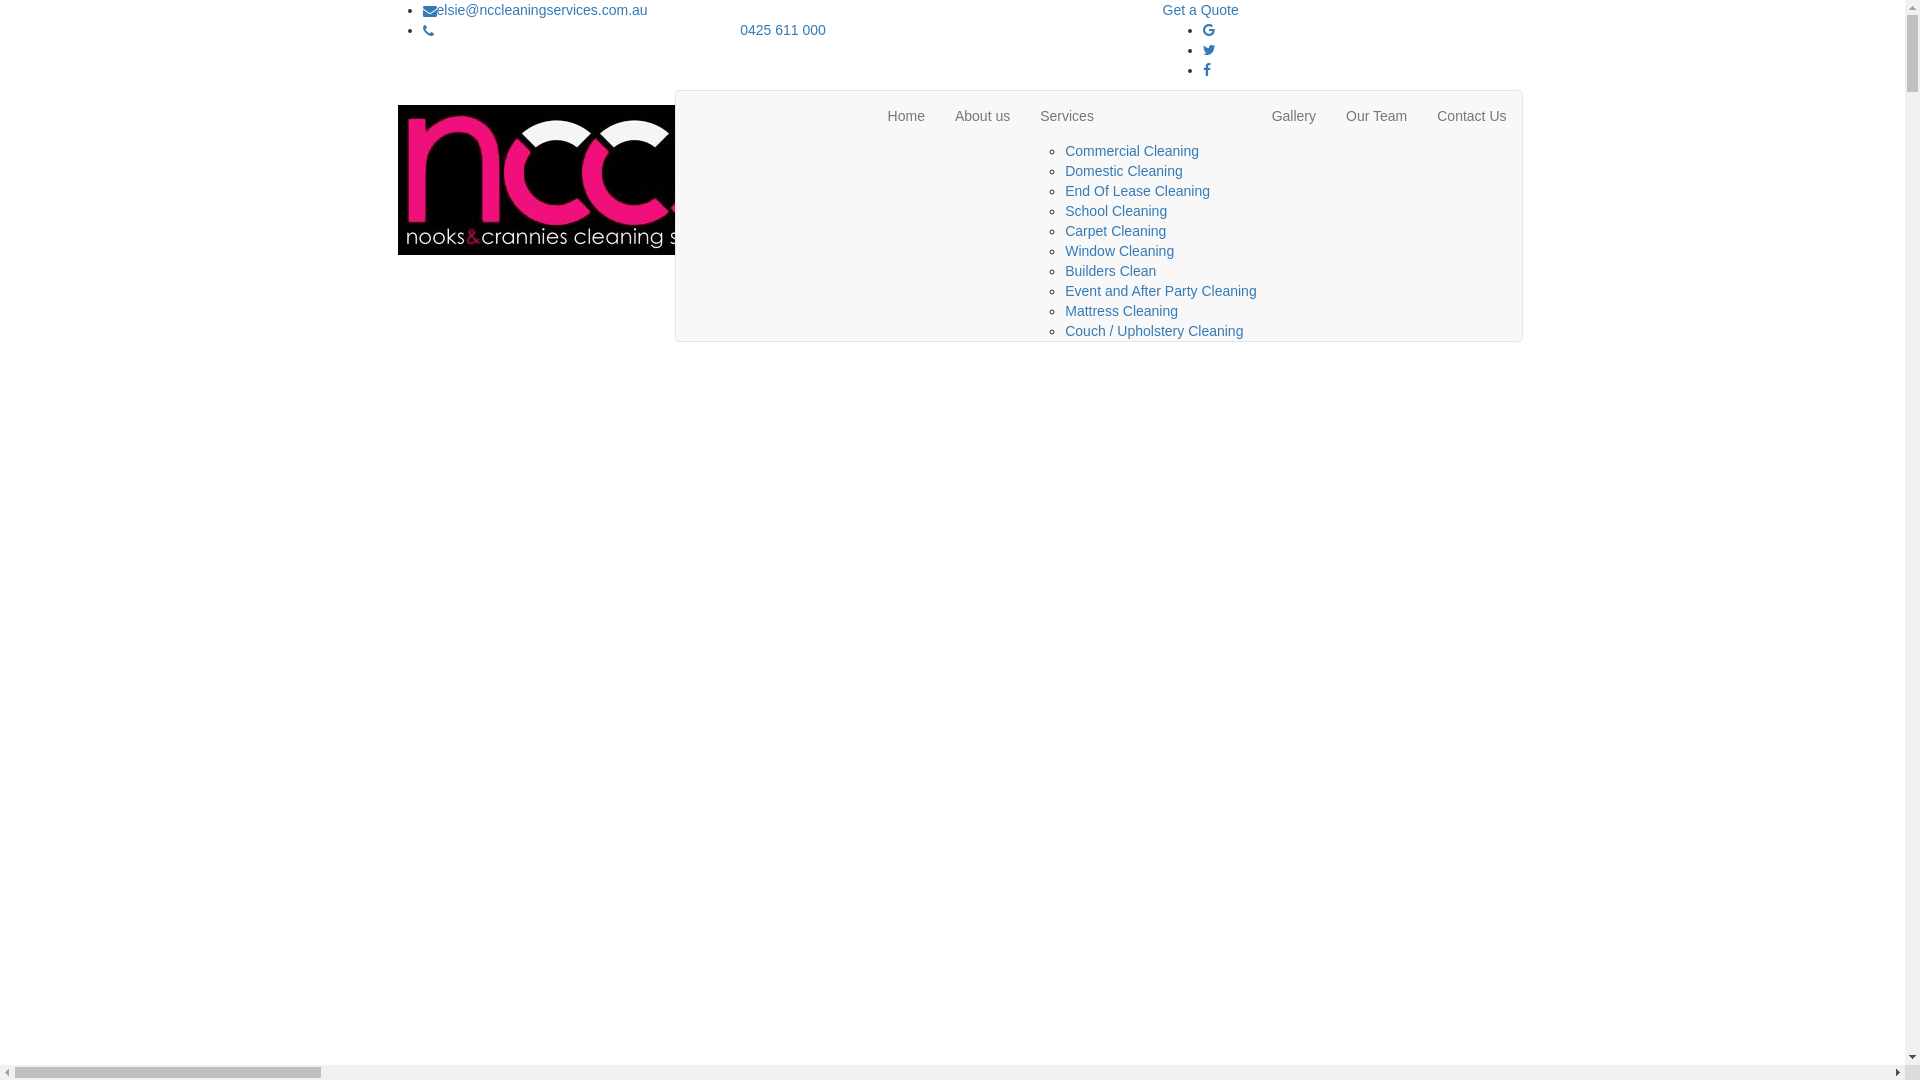  What do you see at coordinates (1375, 115) in the screenshot?
I see `'Our Team'` at bounding box center [1375, 115].